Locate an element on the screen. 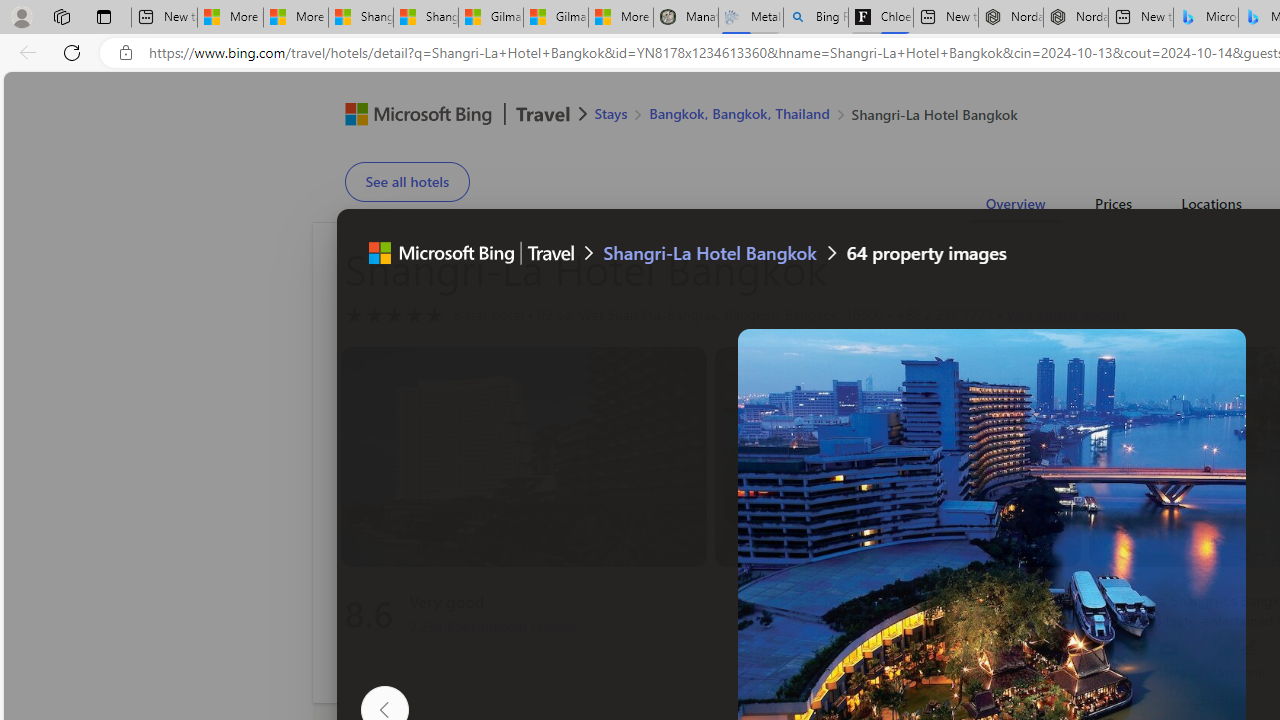 This screenshot has width=1280, height=720. 'Bing Real Estate - Home sales and rental listings' is located at coordinates (816, 17).